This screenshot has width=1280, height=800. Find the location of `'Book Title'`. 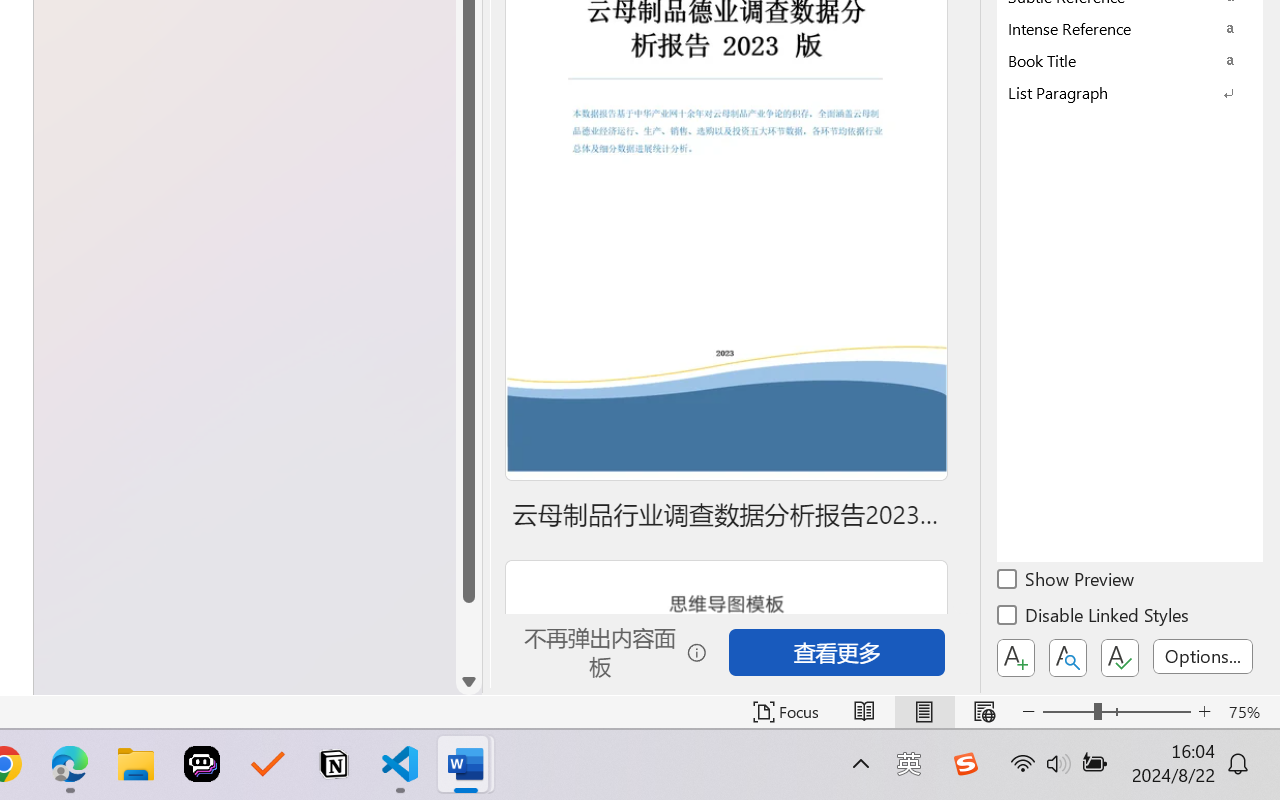

'Book Title' is located at coordinates (1130, 59).